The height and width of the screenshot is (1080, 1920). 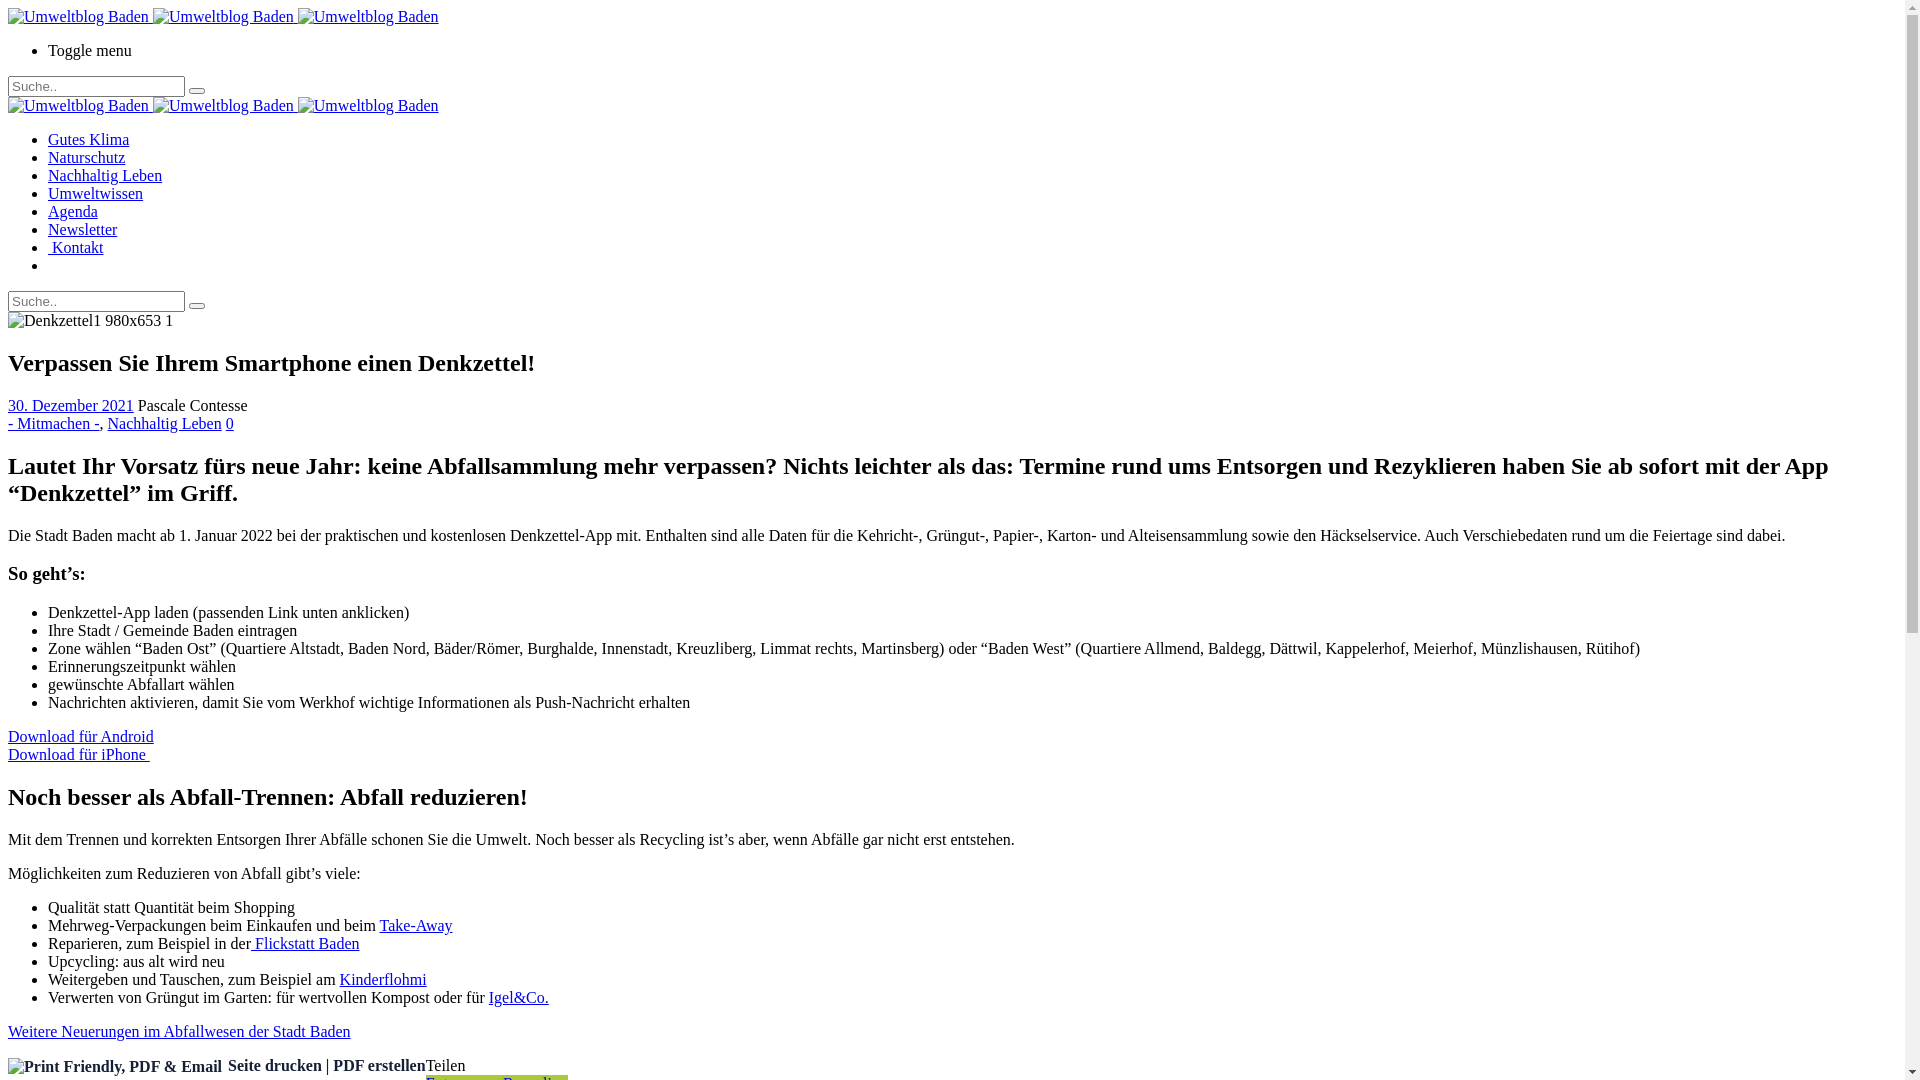 I want to click on '30. Dezember 2021', so click(x=71, y=405).